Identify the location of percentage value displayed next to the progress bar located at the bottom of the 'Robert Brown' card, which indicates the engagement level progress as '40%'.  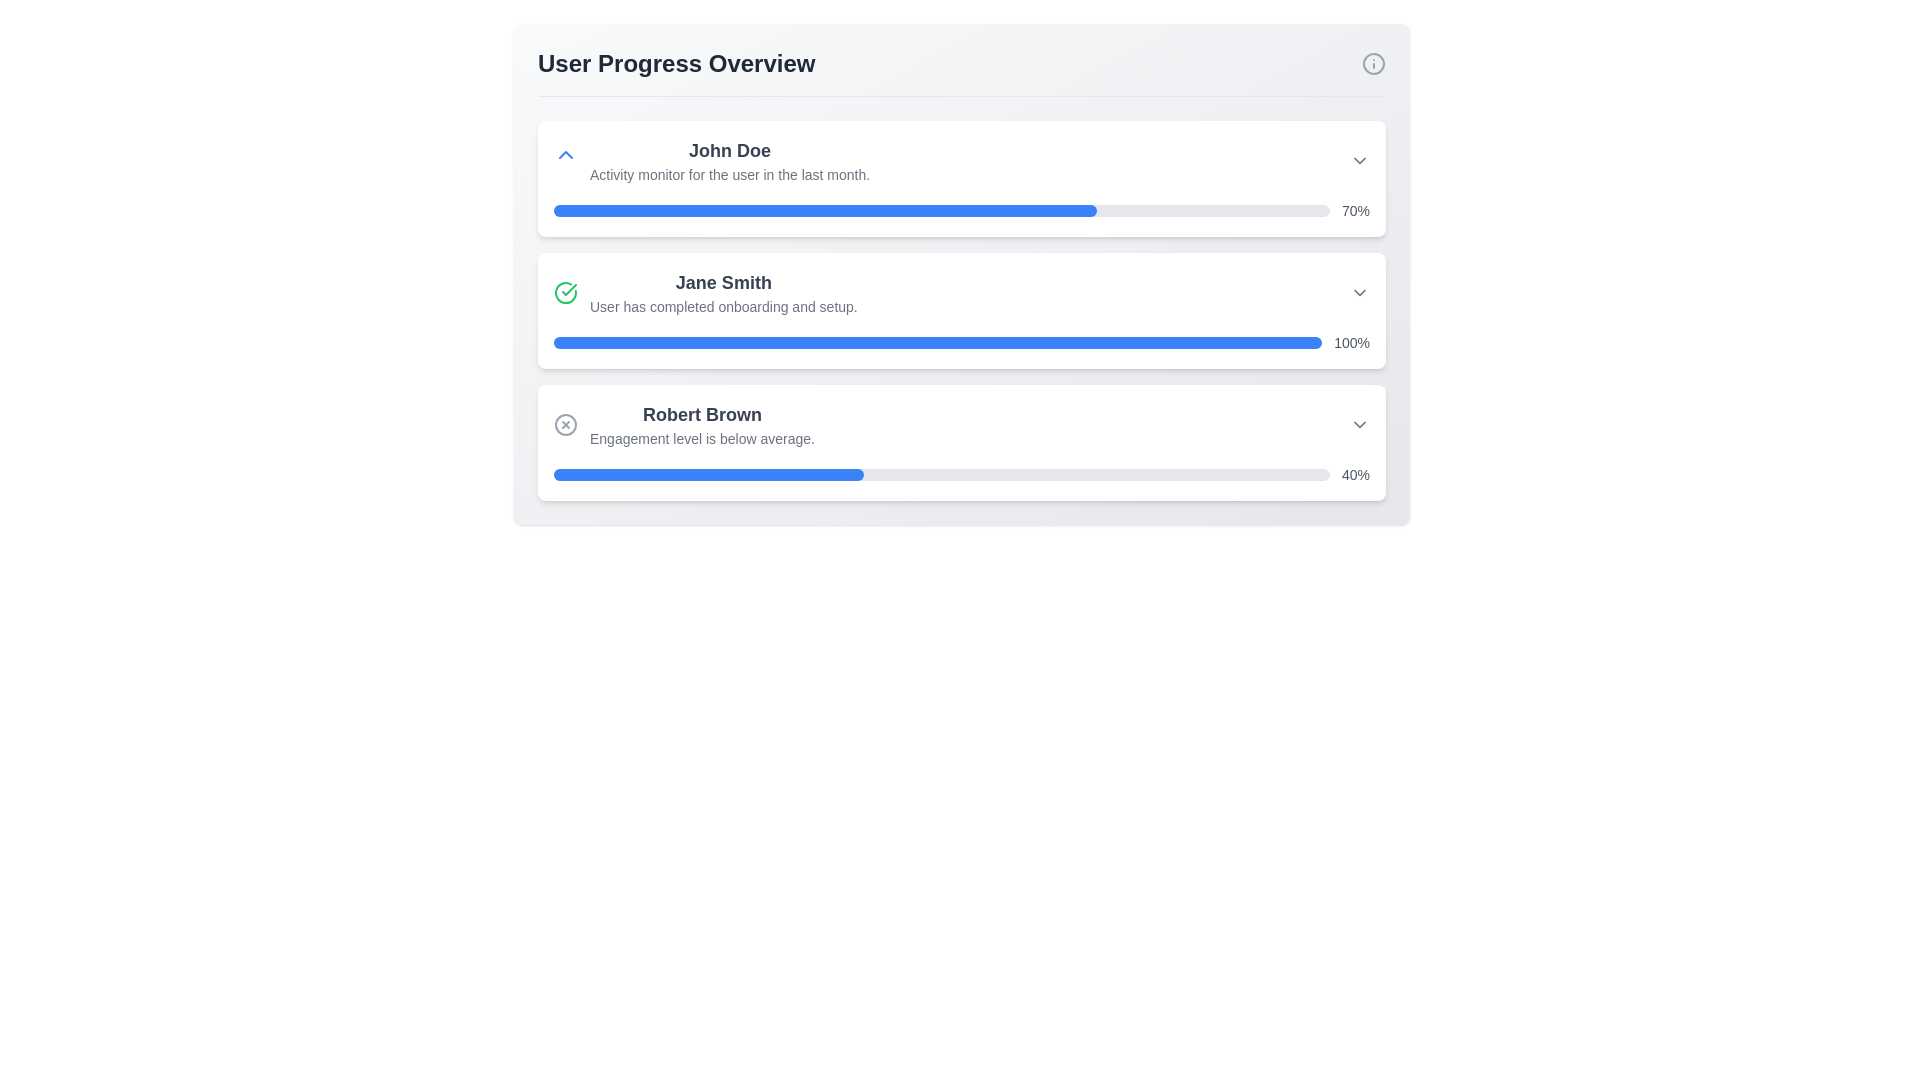
(961, 474).